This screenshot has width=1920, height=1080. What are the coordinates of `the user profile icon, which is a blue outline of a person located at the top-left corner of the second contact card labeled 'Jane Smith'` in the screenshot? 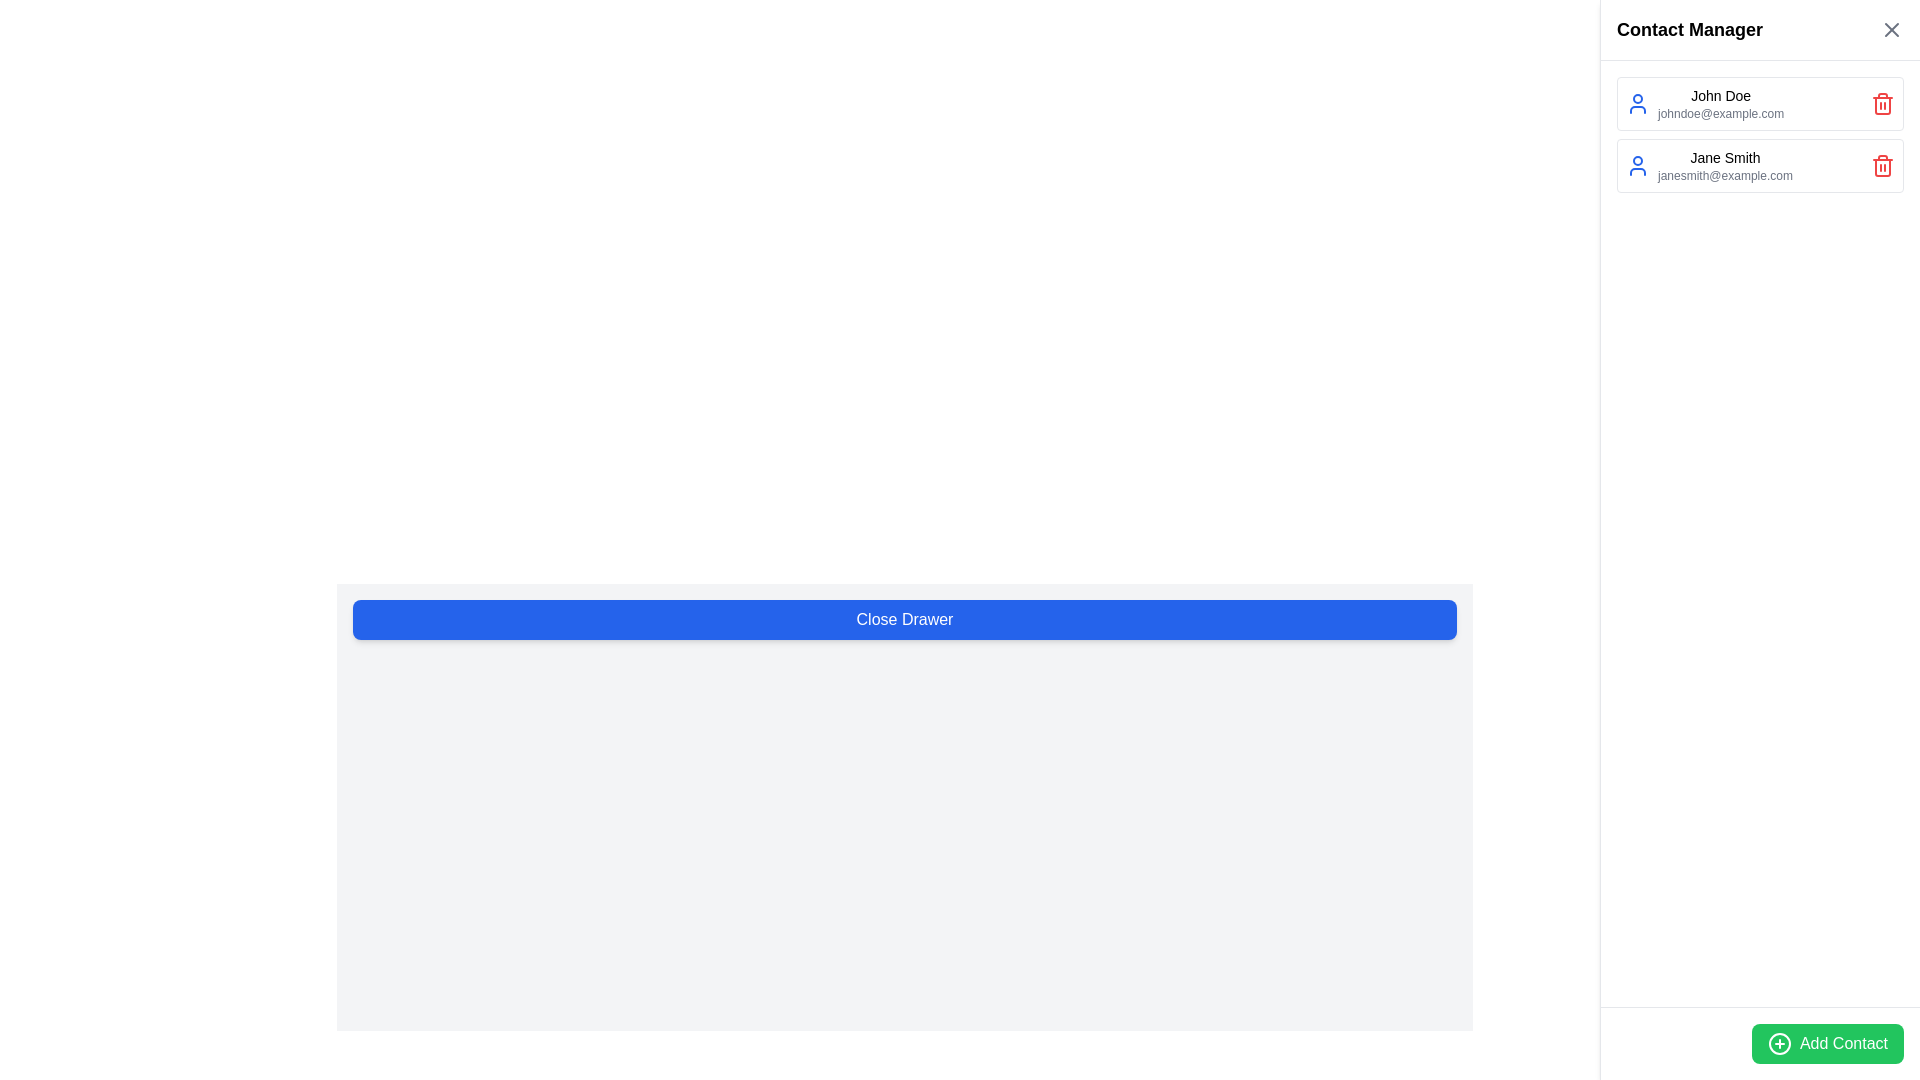 It's located at (1637, 164).